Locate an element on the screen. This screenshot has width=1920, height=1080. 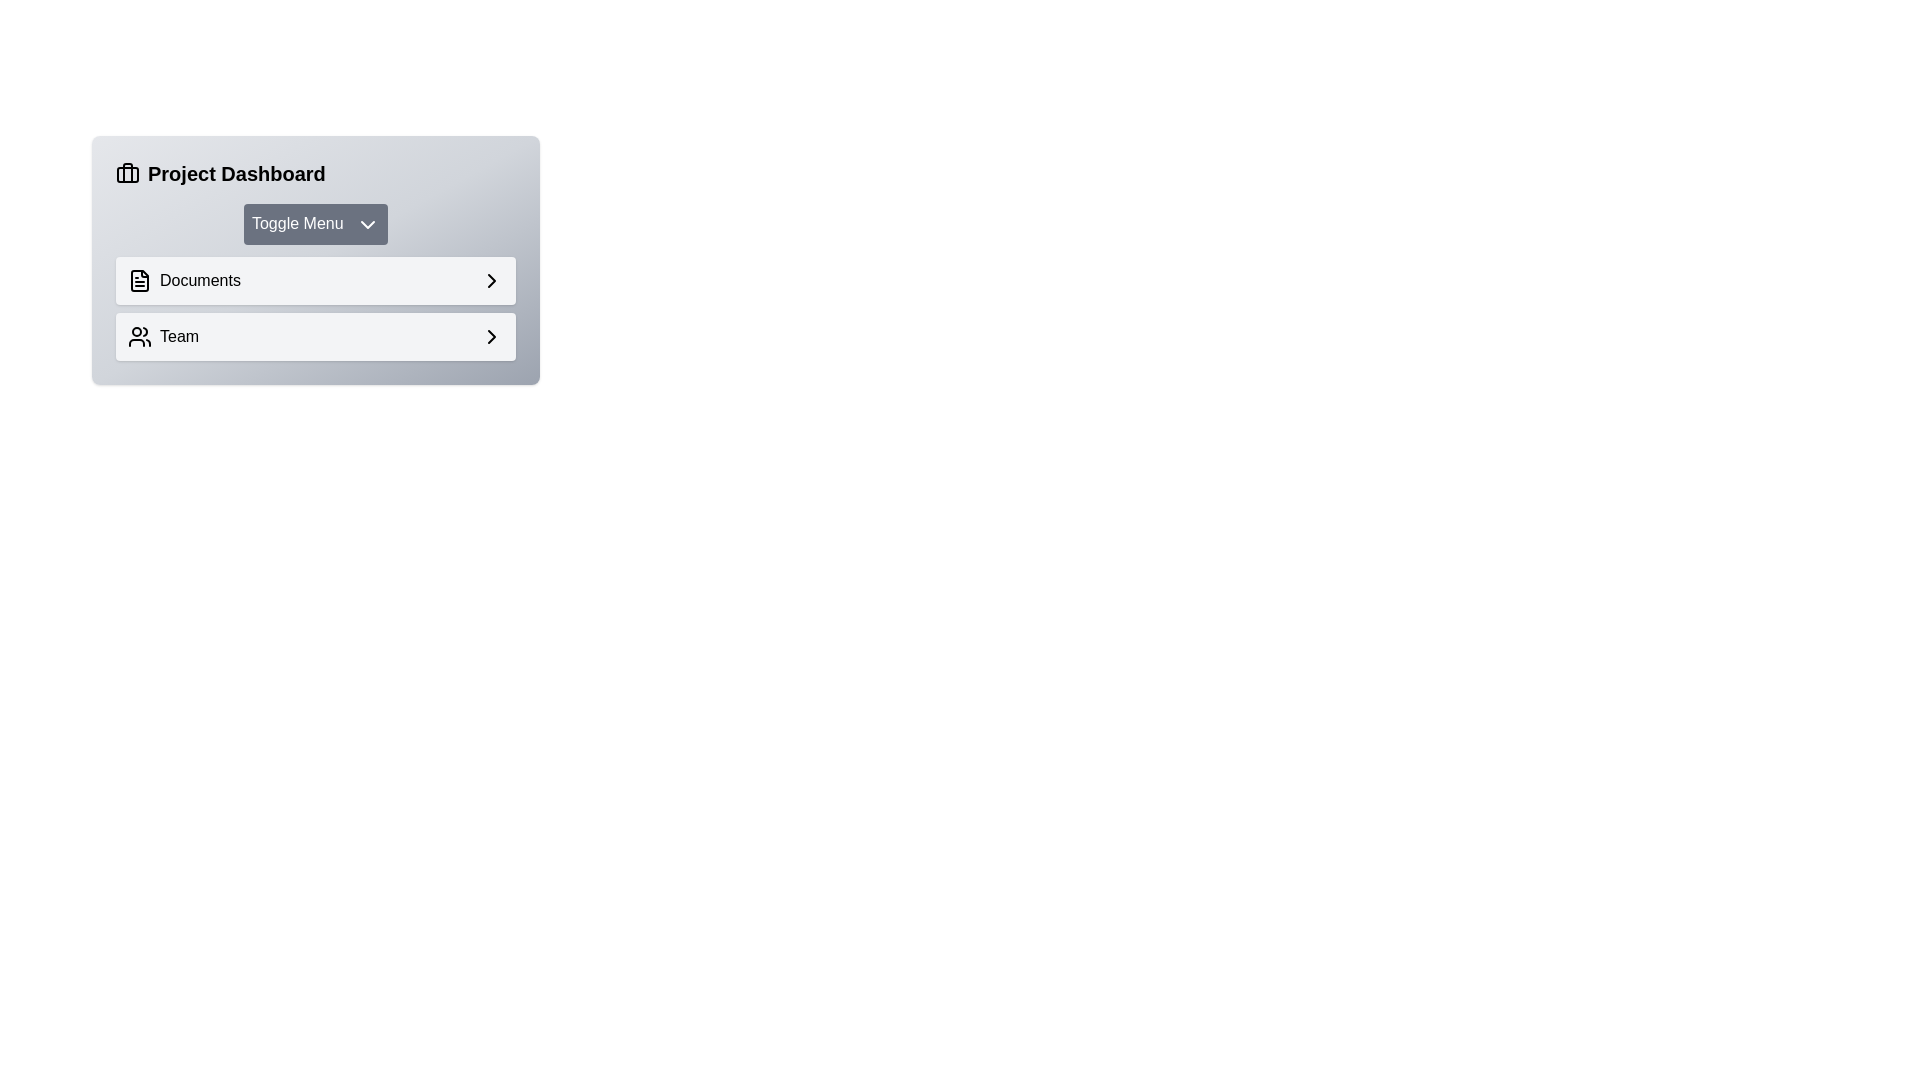
the navigational arrow icon located to the right of the 'Team' text in the dashboard menu is located at coordinates (491, 334).